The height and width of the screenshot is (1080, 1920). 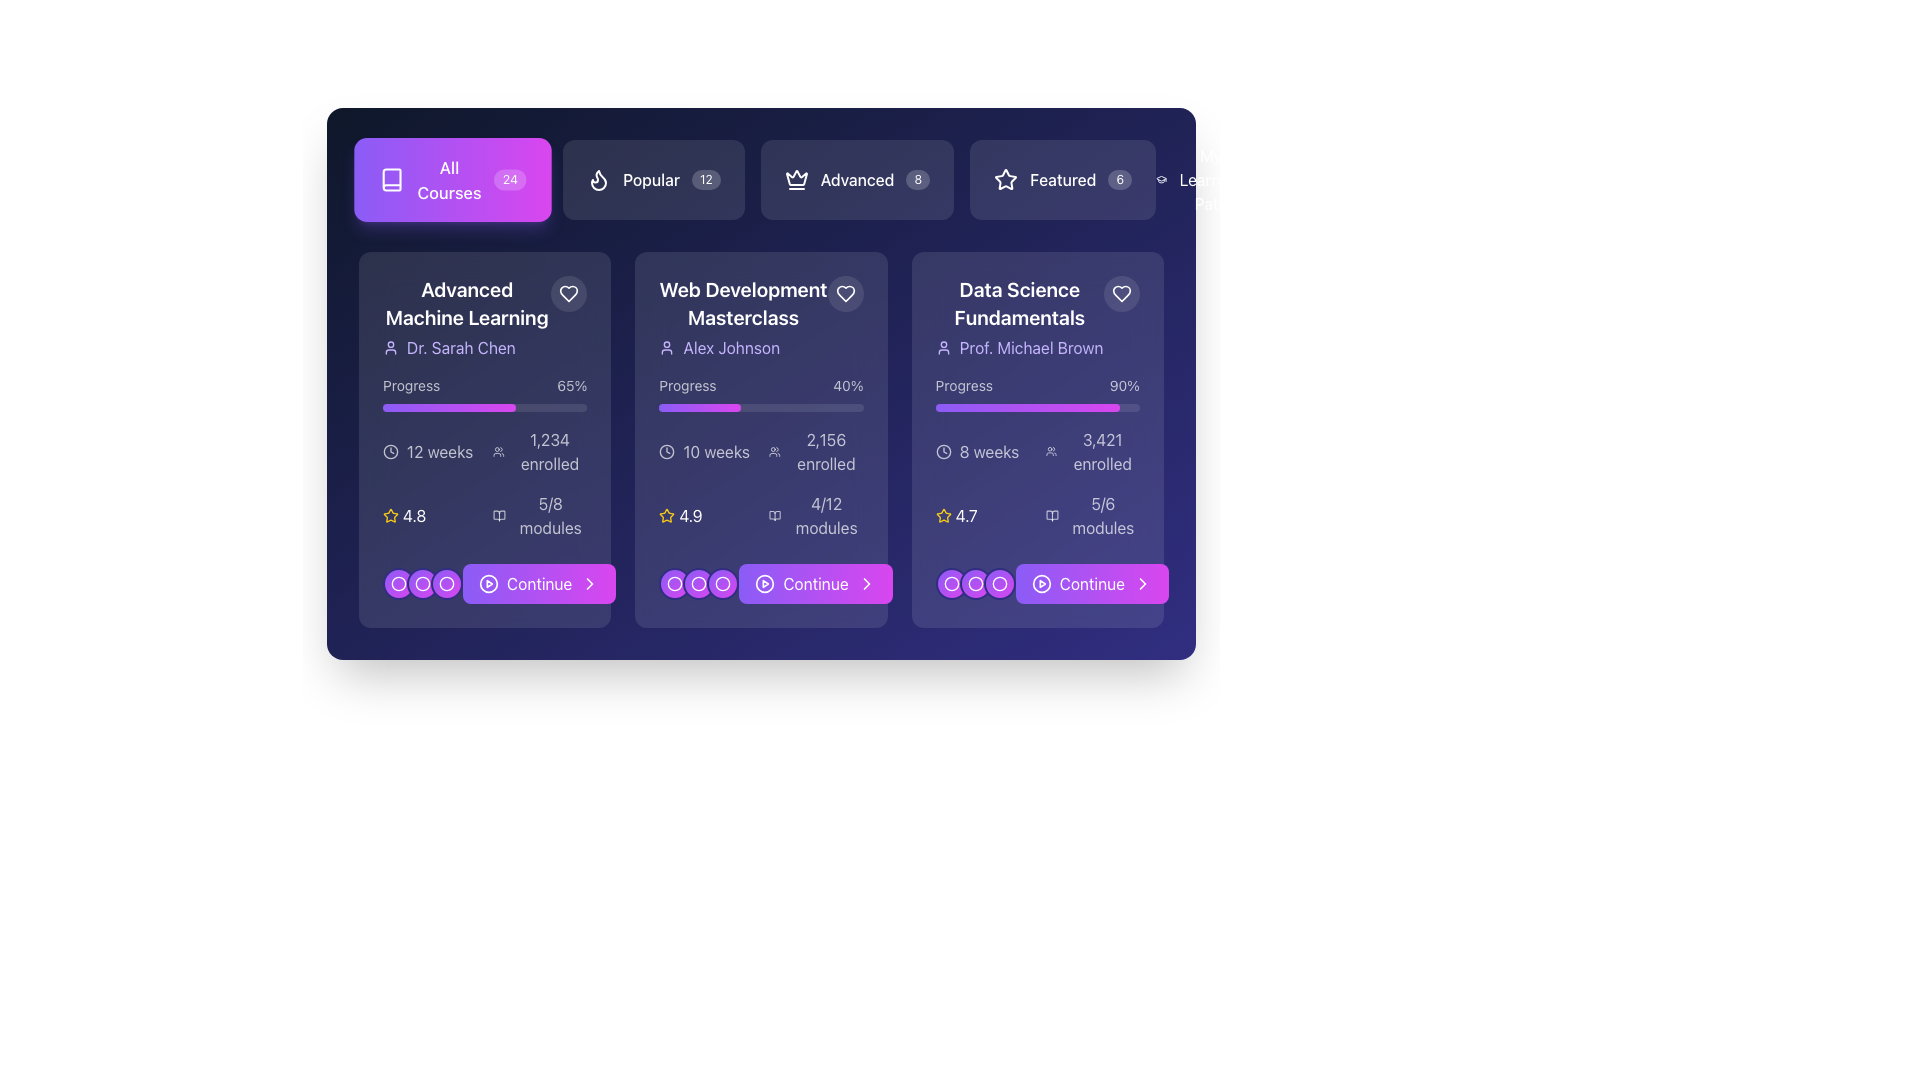 What do you see at coordinates (1037, 407) in the screenshot?
I see `the progress bar indicating 90% completion for the 'Data Science Fundamentals' course, located in the bottom section of the card` at bounding box center [1037, 407].